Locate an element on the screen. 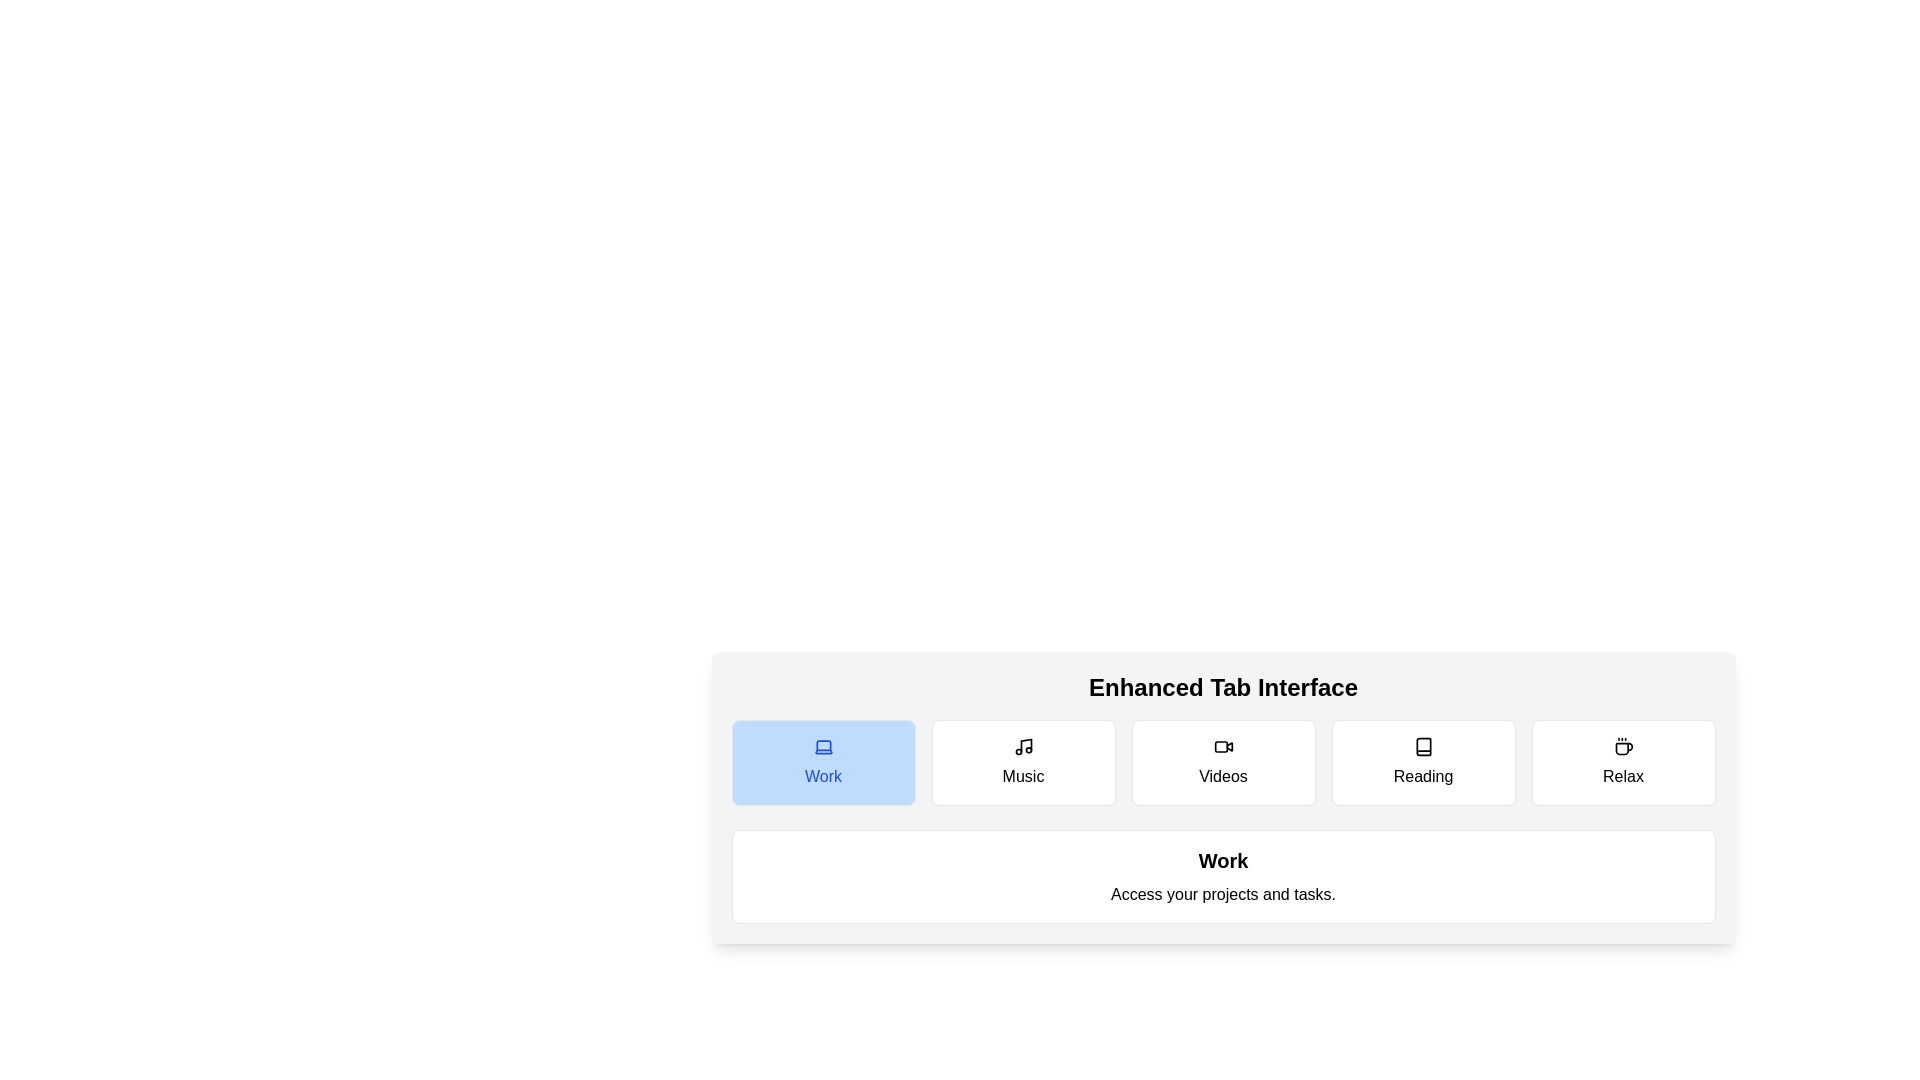 Image resolution: width=1920 pixels, height=1080 pixels. the tab button corresponding to Work is located at coordinates (823, 763).